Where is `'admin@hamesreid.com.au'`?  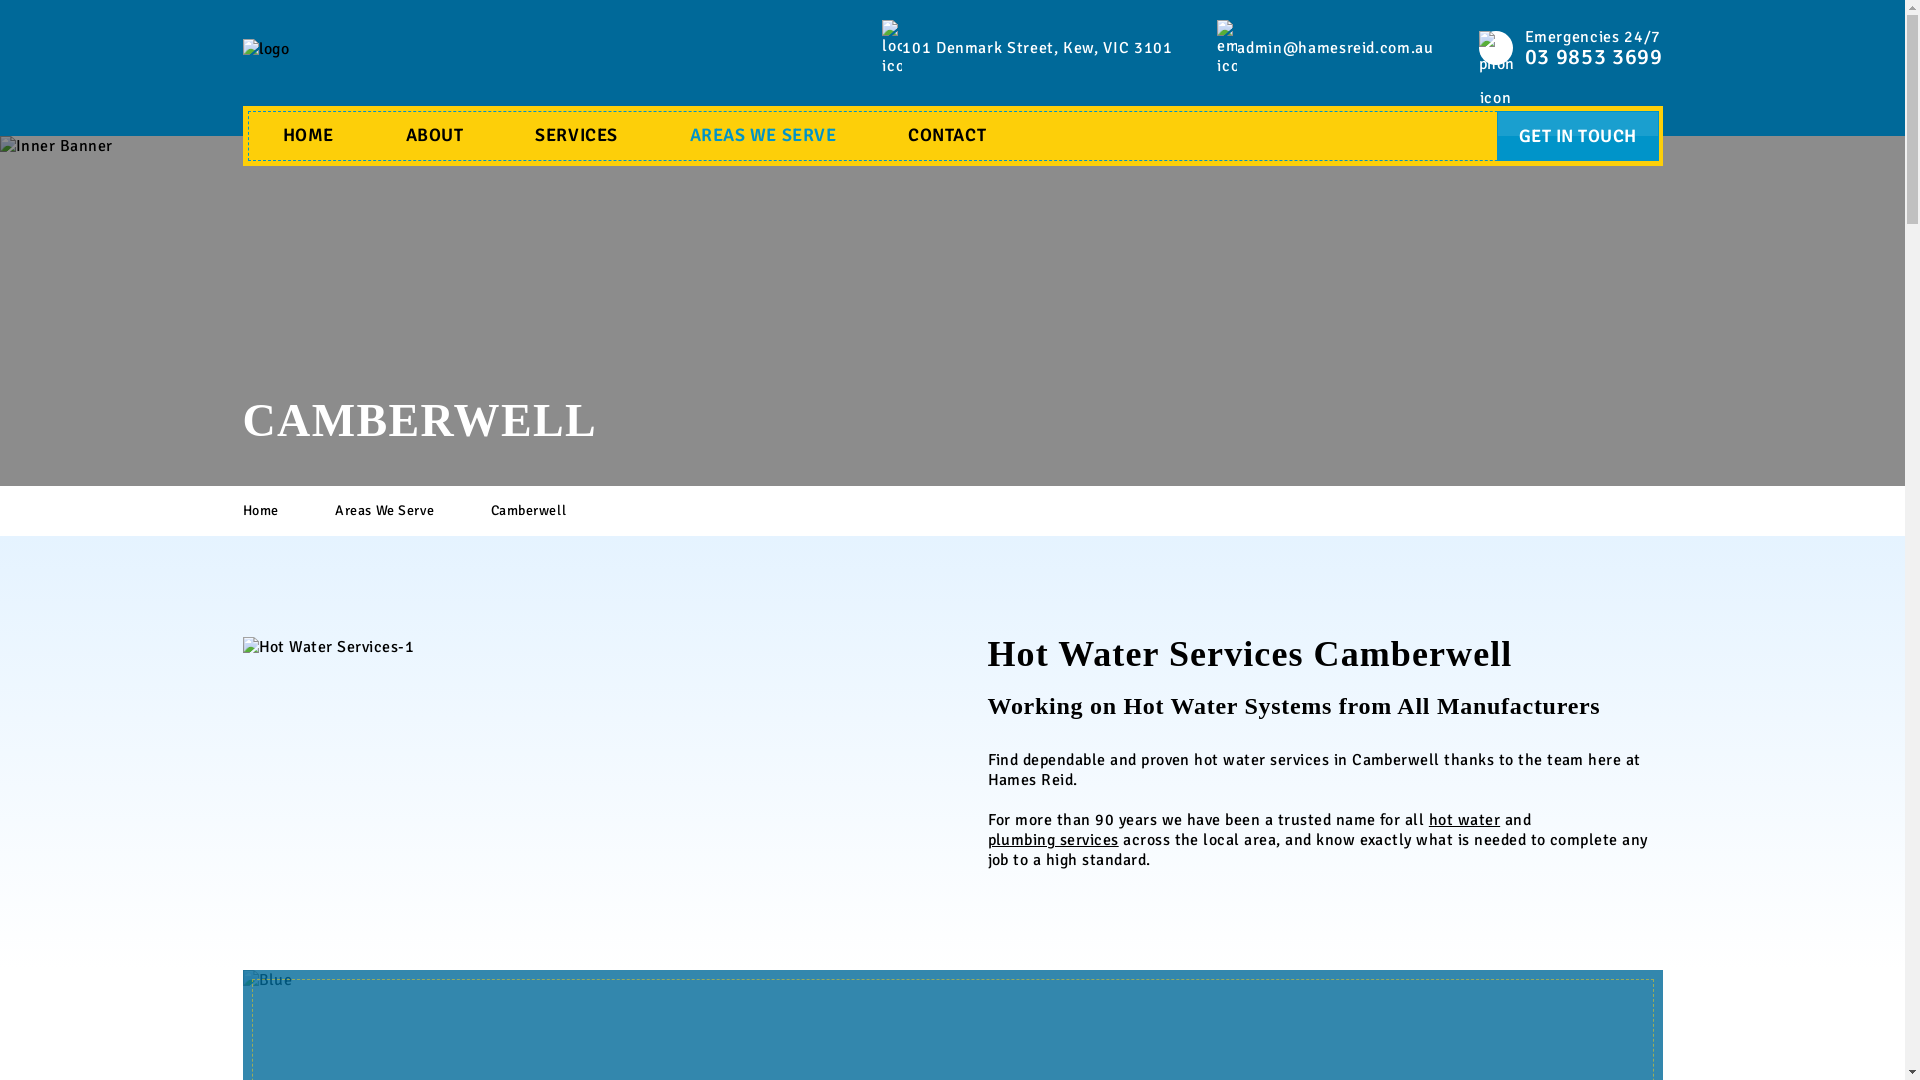
'admin@hamesreid.com.au' is located at coordinates (1334, 46).